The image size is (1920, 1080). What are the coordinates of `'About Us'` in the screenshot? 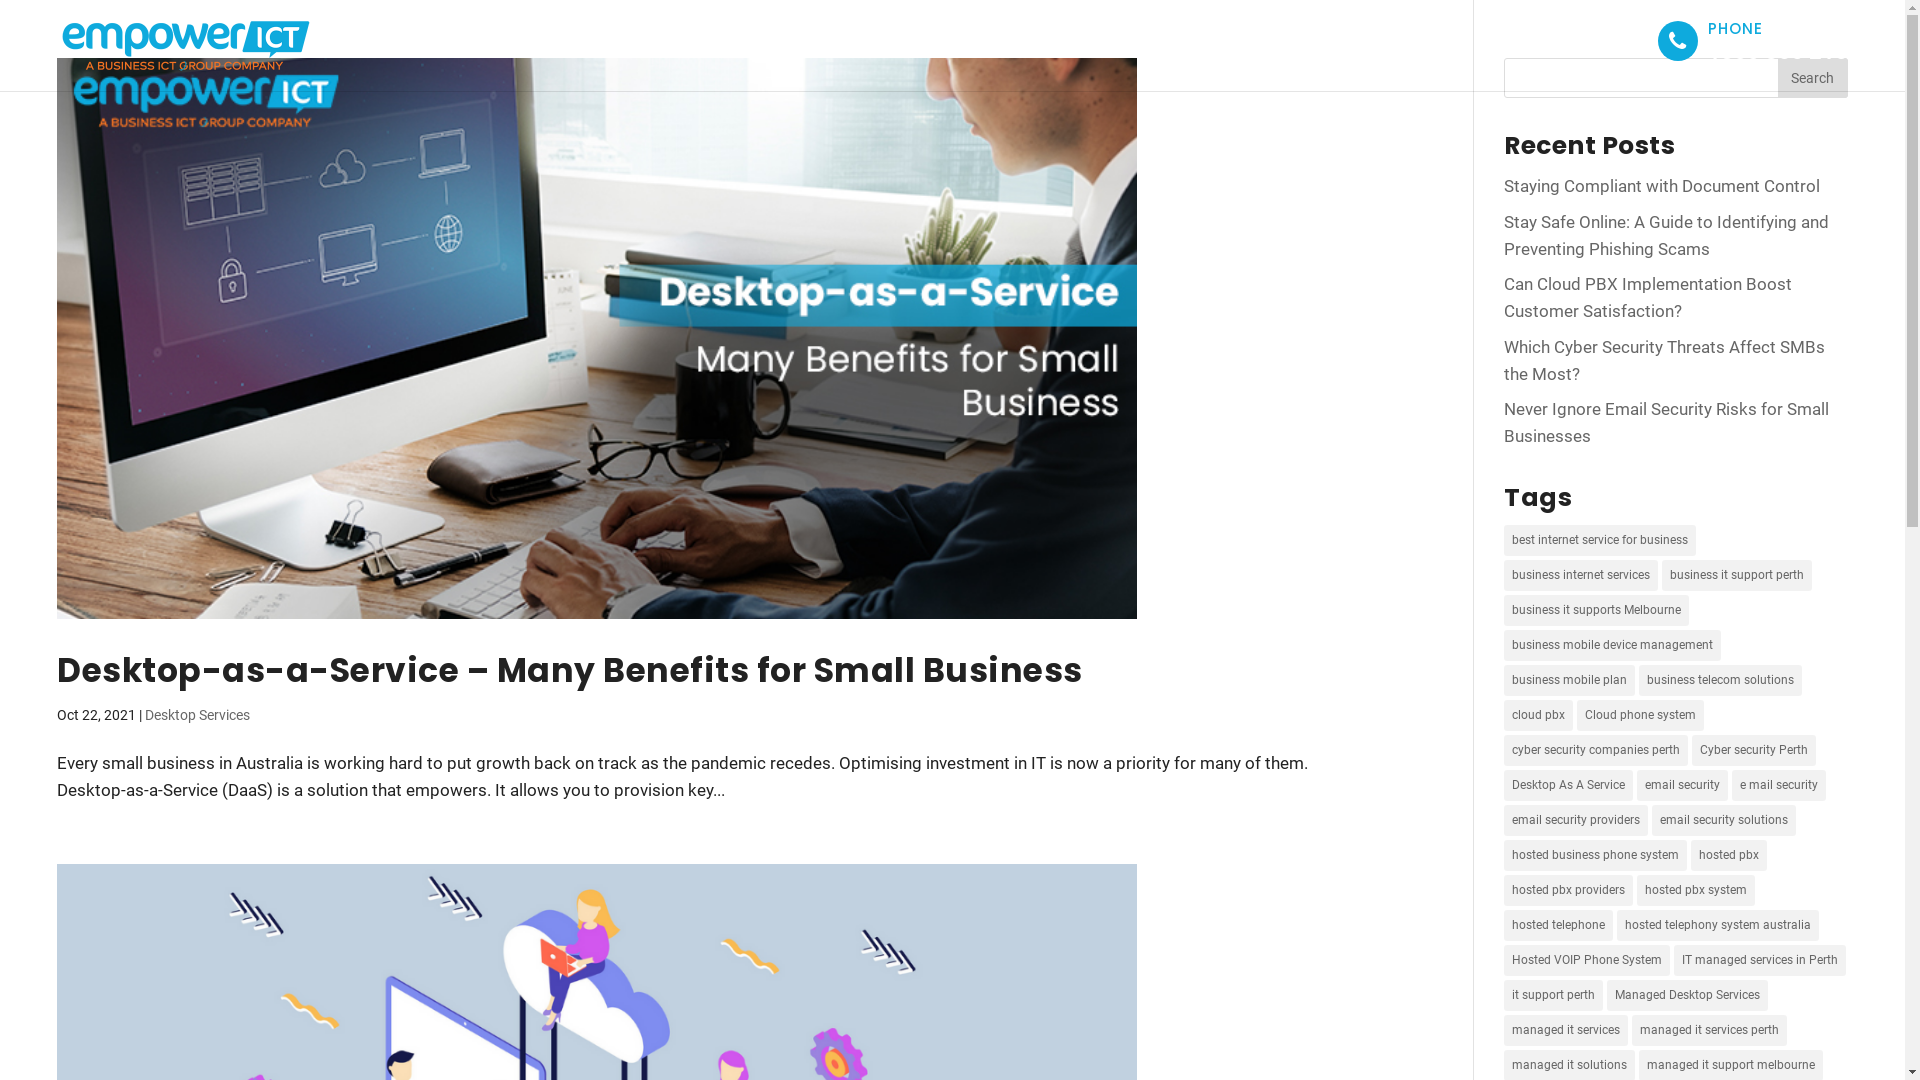 It's located at (1186, 39).